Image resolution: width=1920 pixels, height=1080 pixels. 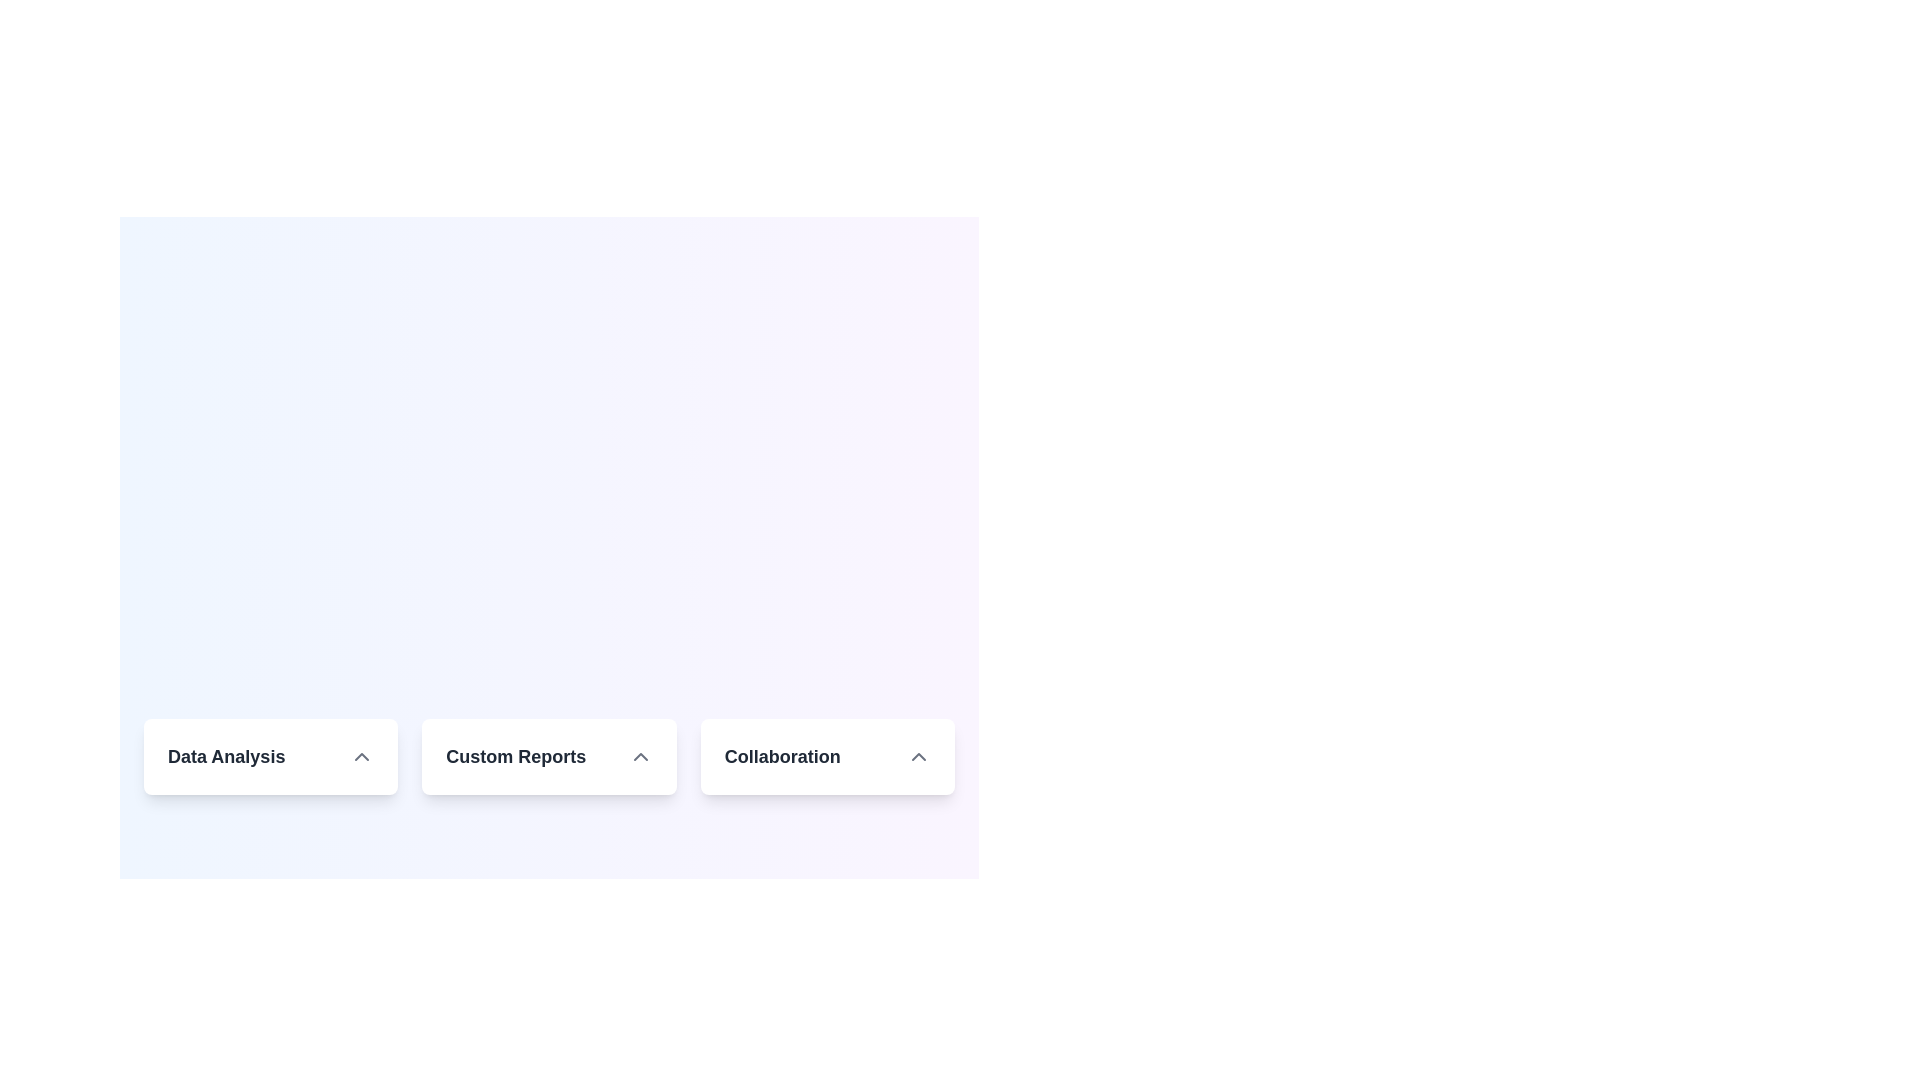 I want to click on the chevron-up icon located to the right of 'Custom Reports', so click(x=640, y=756).